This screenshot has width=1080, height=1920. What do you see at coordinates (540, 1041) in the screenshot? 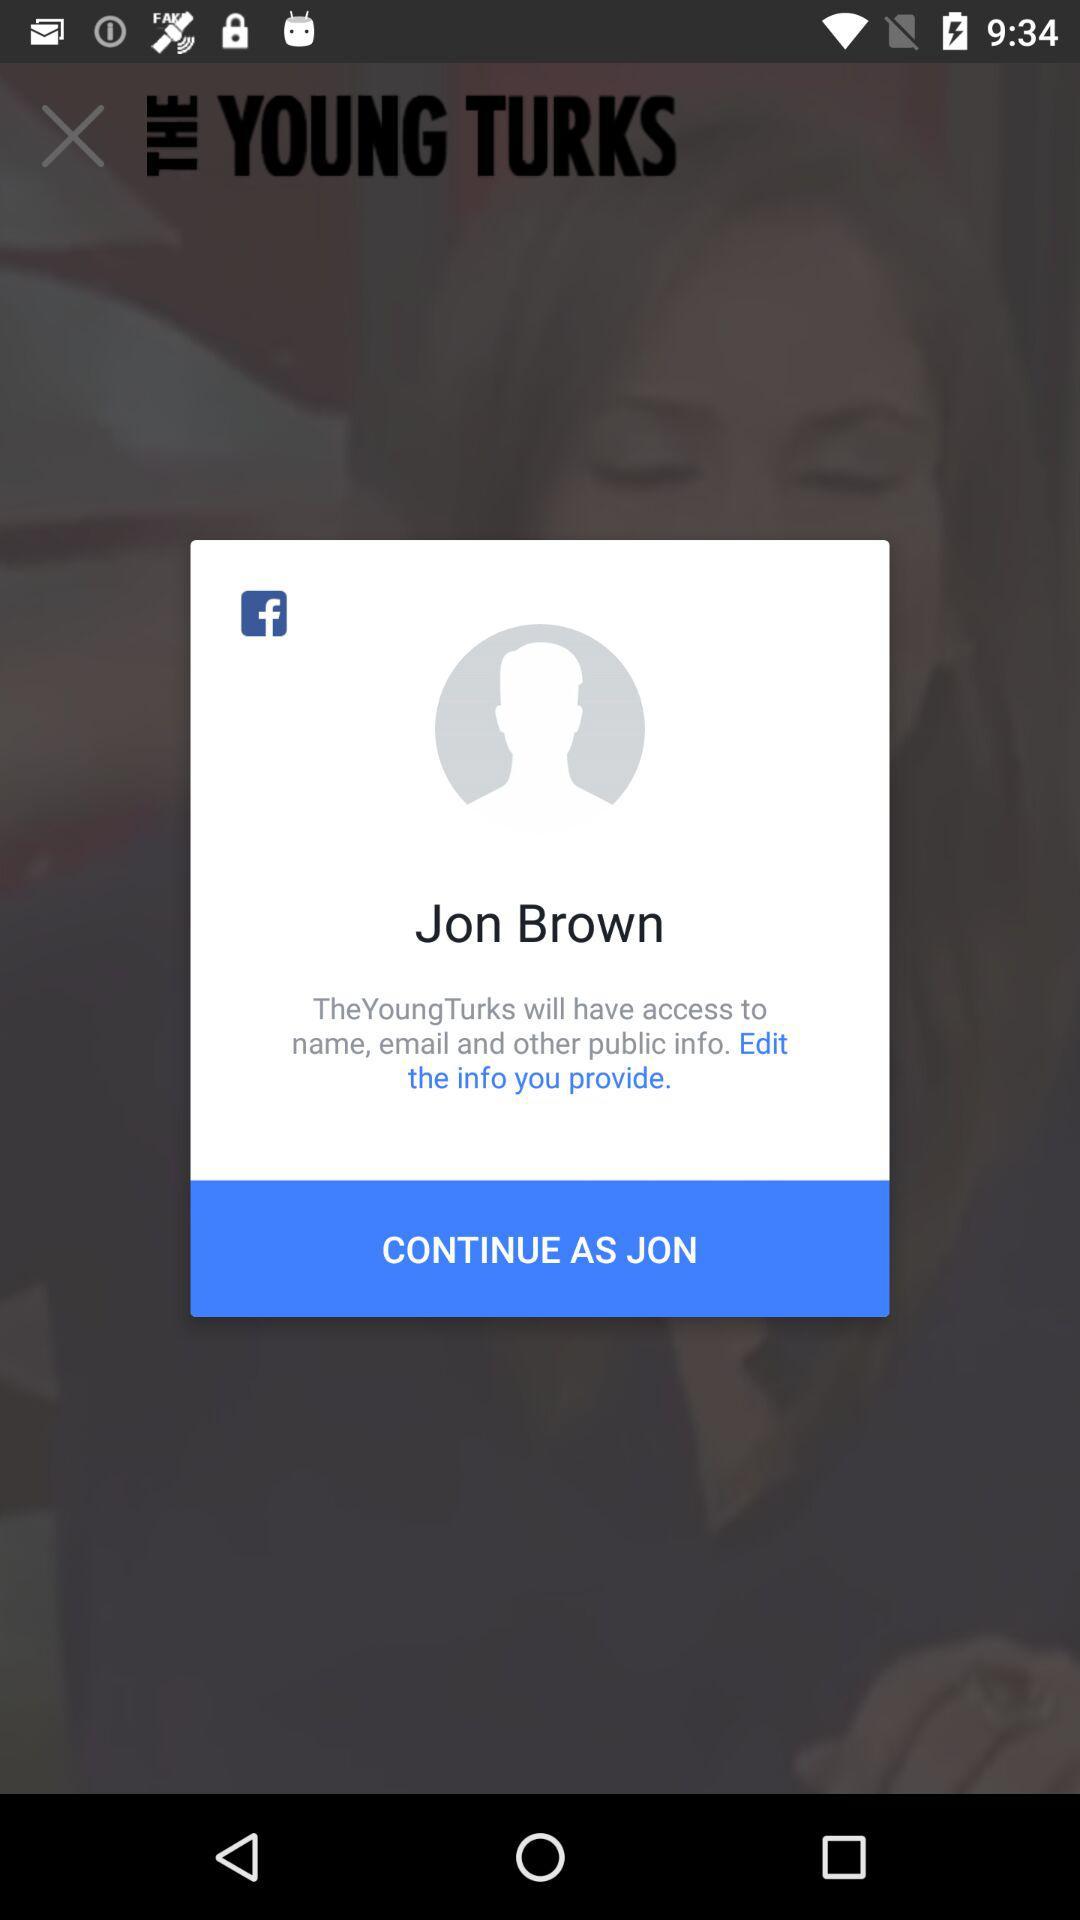
I see `the theyoungturks will have` at bounding box center [540, 1041].